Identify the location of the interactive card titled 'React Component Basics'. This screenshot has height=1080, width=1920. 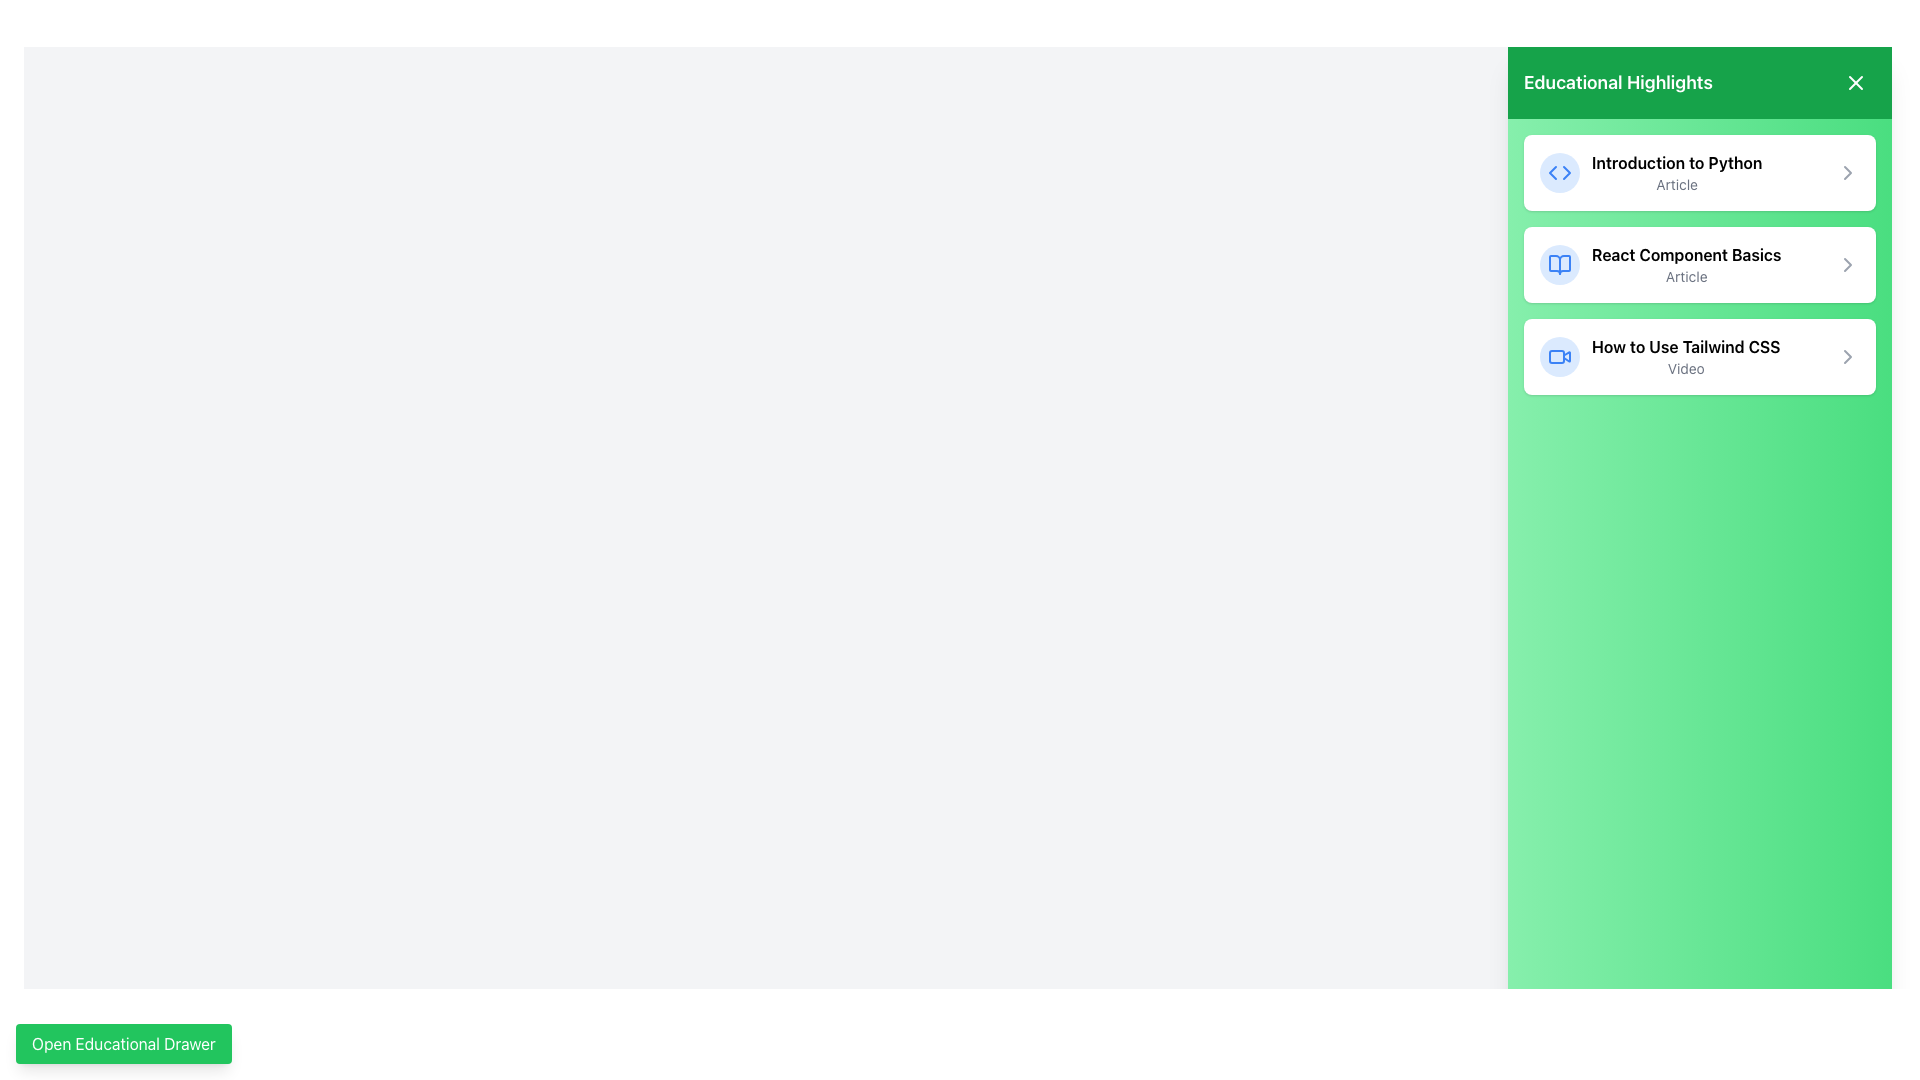
(1698, 264).